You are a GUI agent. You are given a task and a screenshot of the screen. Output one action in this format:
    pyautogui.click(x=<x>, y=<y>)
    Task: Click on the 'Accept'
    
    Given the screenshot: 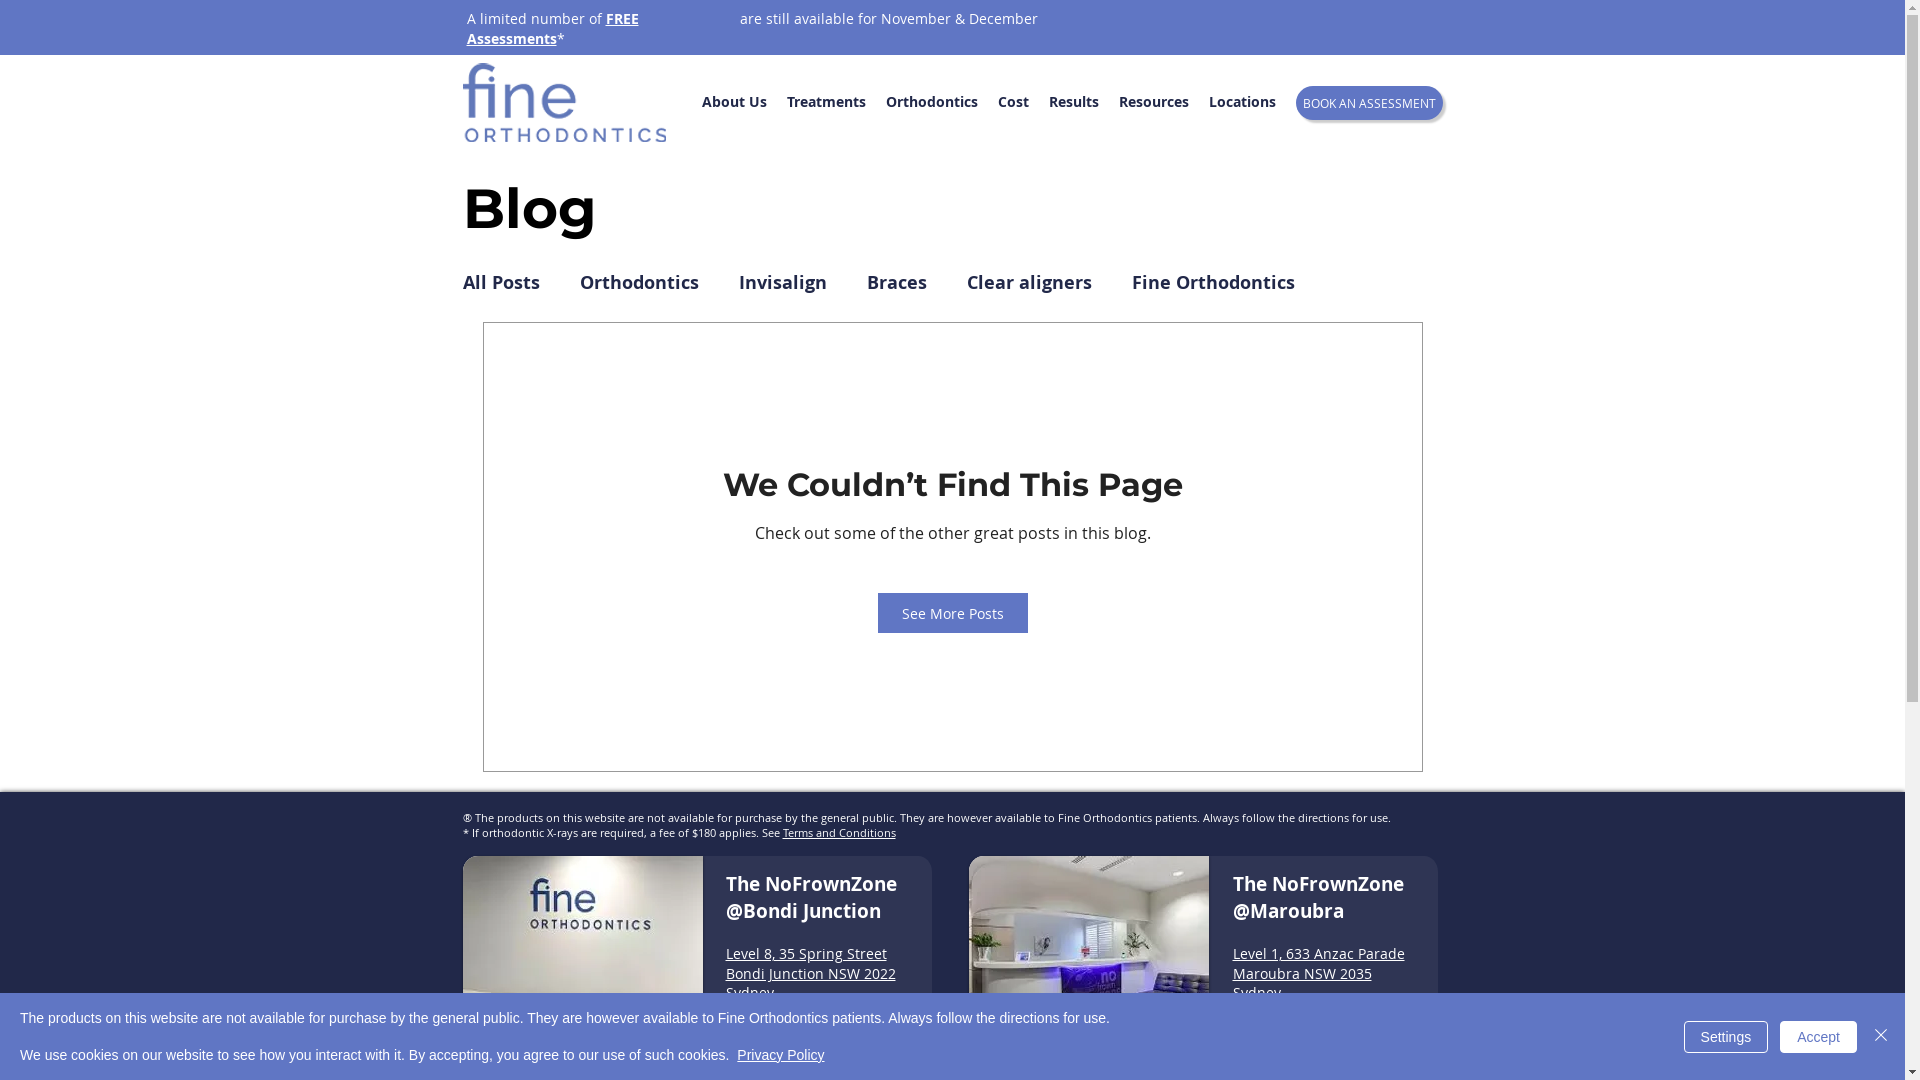 What is the action you would take?
    pyautogui.click(x=1818, y=1036)
    